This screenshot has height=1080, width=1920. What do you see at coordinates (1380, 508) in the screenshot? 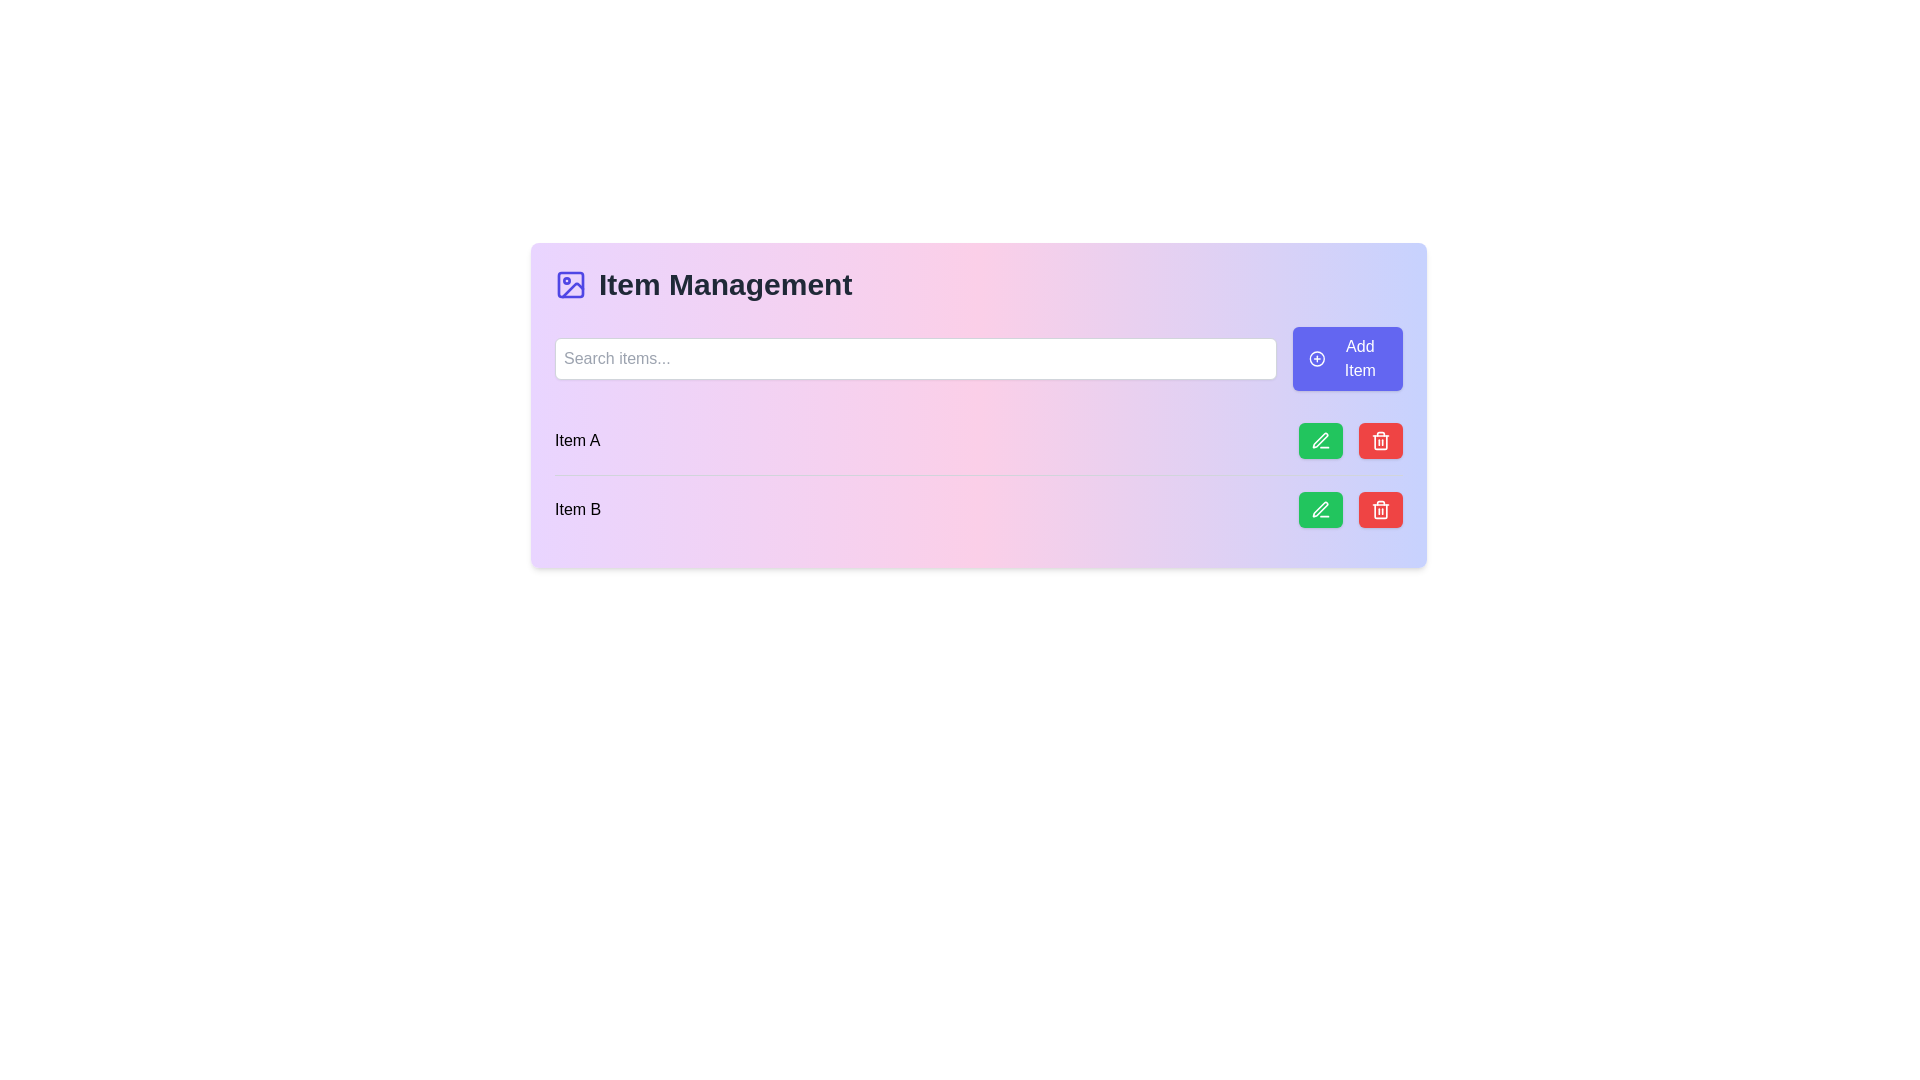
I see `the small rectangular red delete button with a white trash bin icon to observe its visual feedback` at bounding box center [1380, 508].